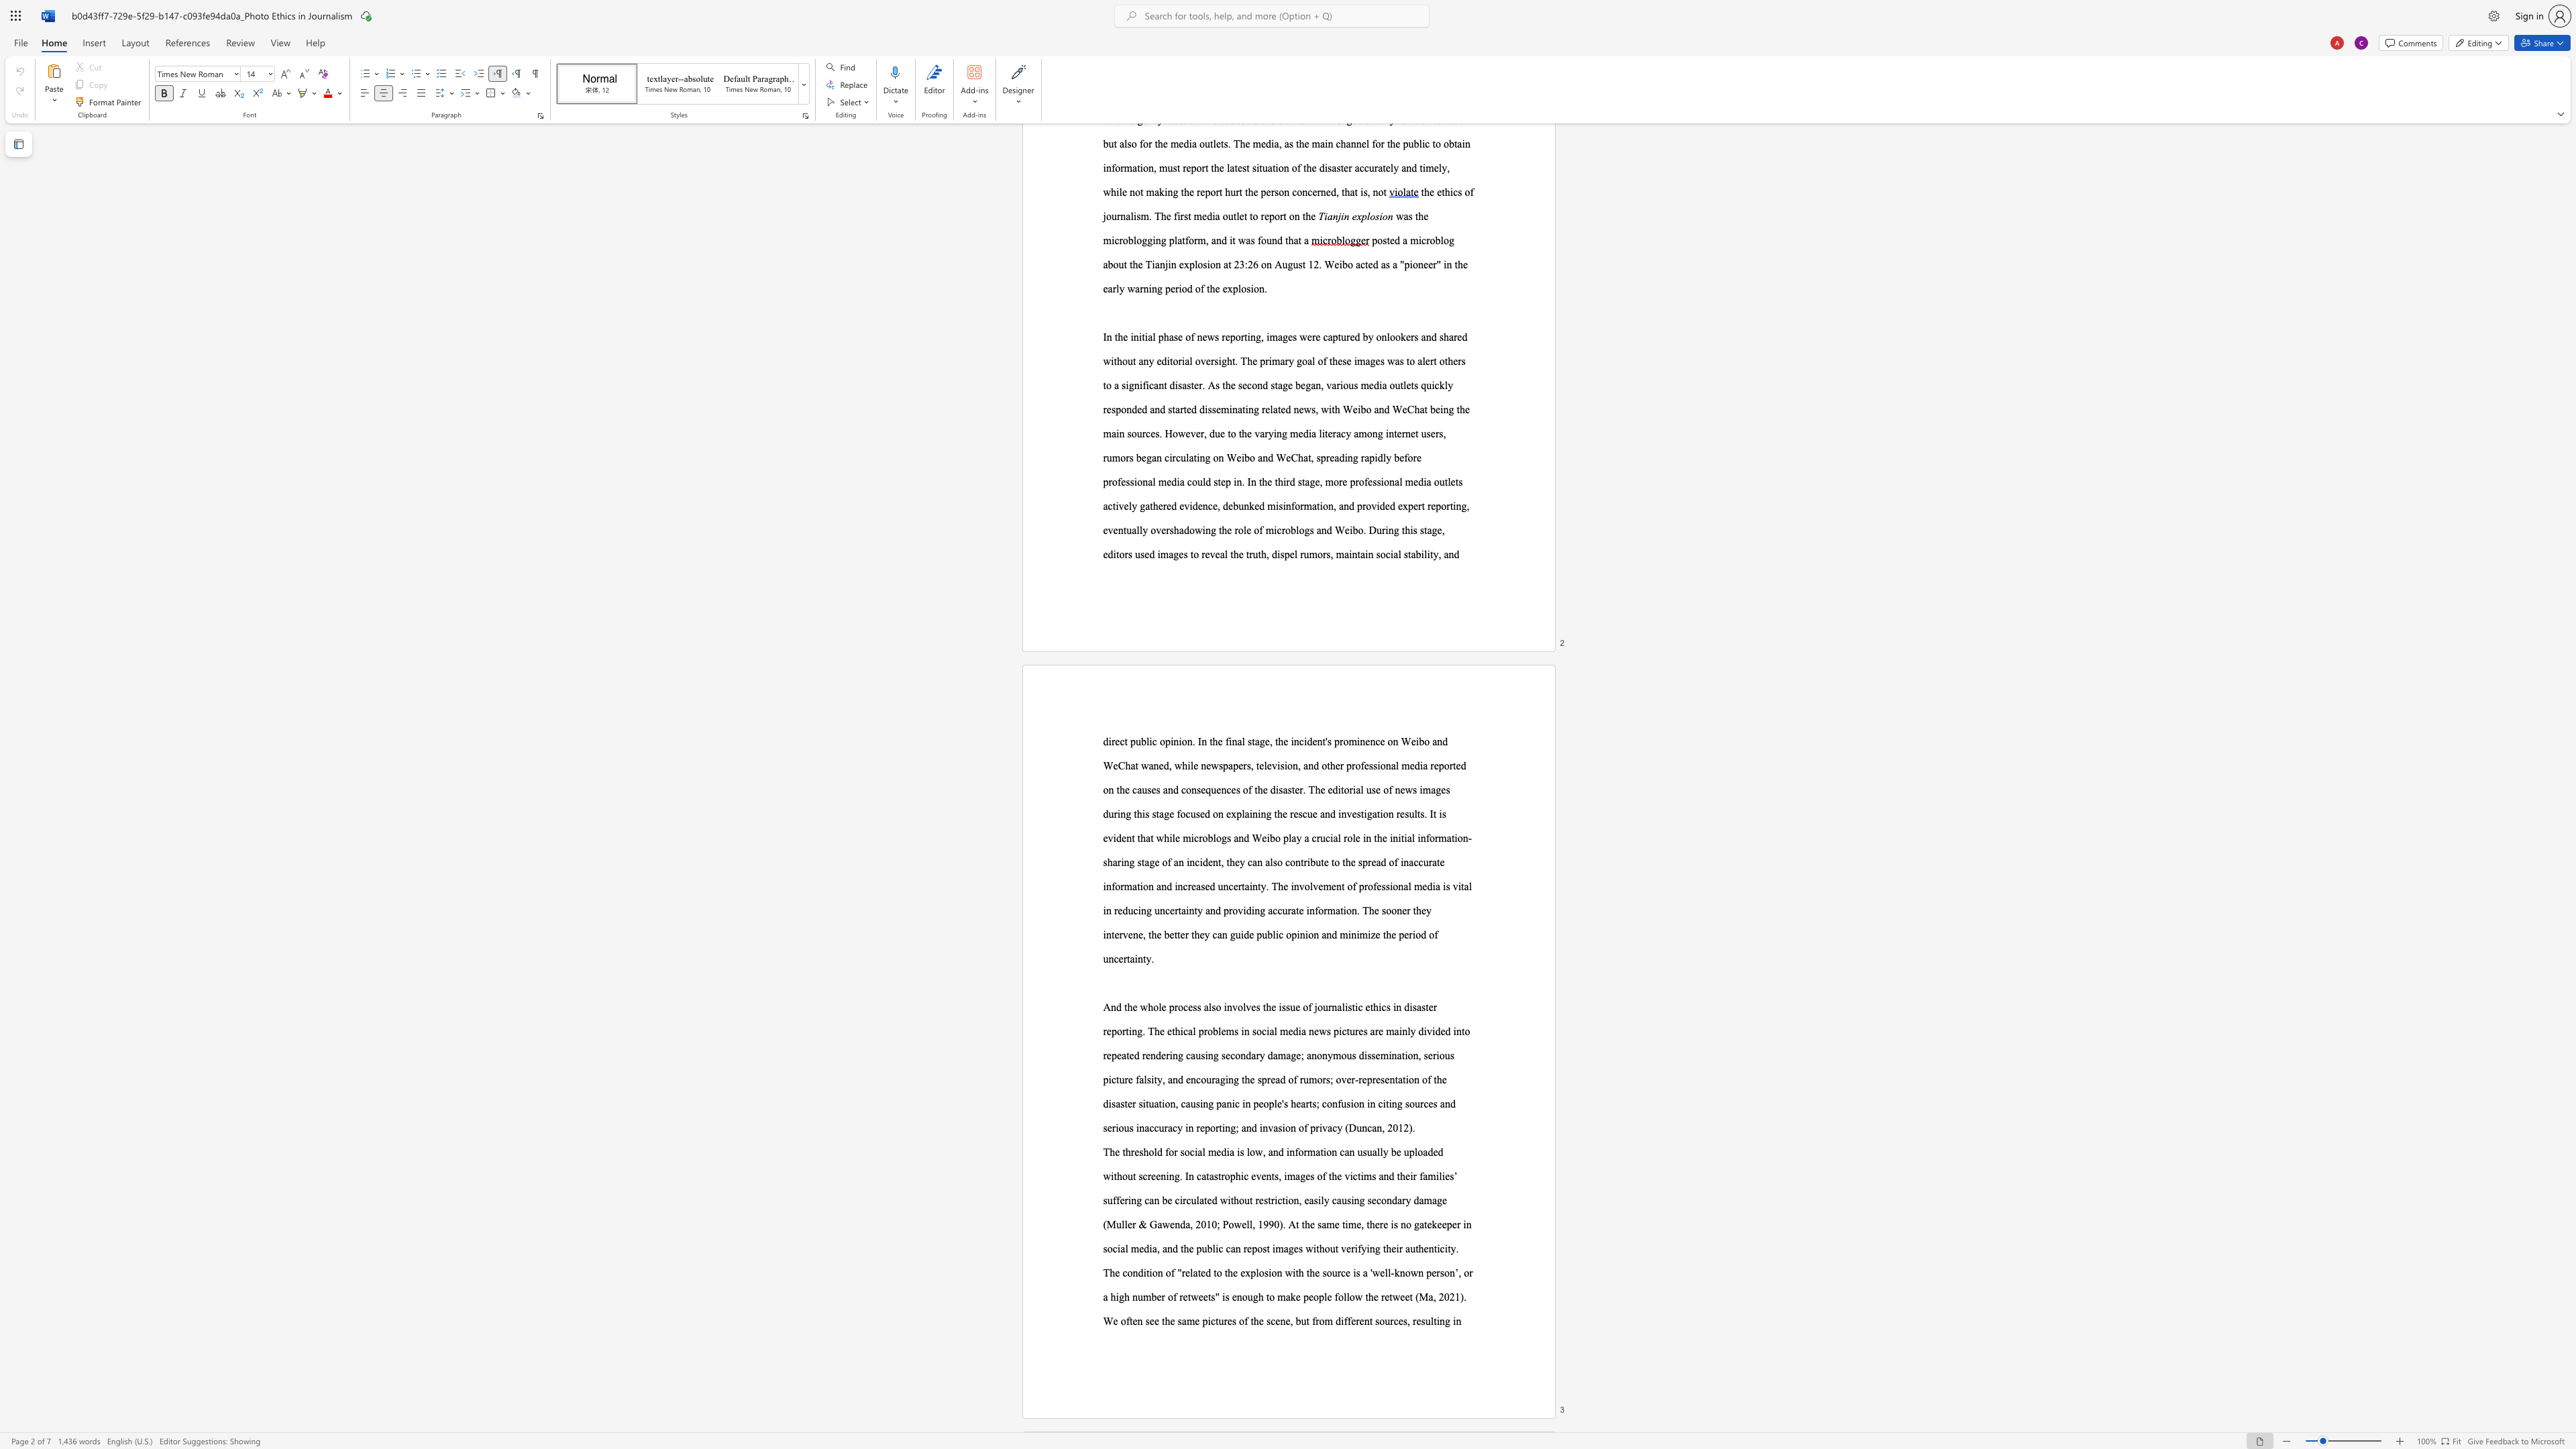 The height and width of the screenshot is (1449, 2576). What do you see at coordinates (1126, 1054) in the screenshot?
I see `the subset text "ted rendering causing secondary damage; anonymous dissemination, serious picture falsity, and encouraging the spread of rumors; over-representation of the disaster situation, causing panic in people" within the text "also involves the issue of journalistic ethics in disaster reporting. The ethical problems in social media news pictures are mainly divided into repeated rendering causing secondary damage; anonymous dissemination, serious picture falsity, and encouraging the spread of rumors; over-representation of the disaster situation, causing panic in people"` at bounding box center [1126, 1054].